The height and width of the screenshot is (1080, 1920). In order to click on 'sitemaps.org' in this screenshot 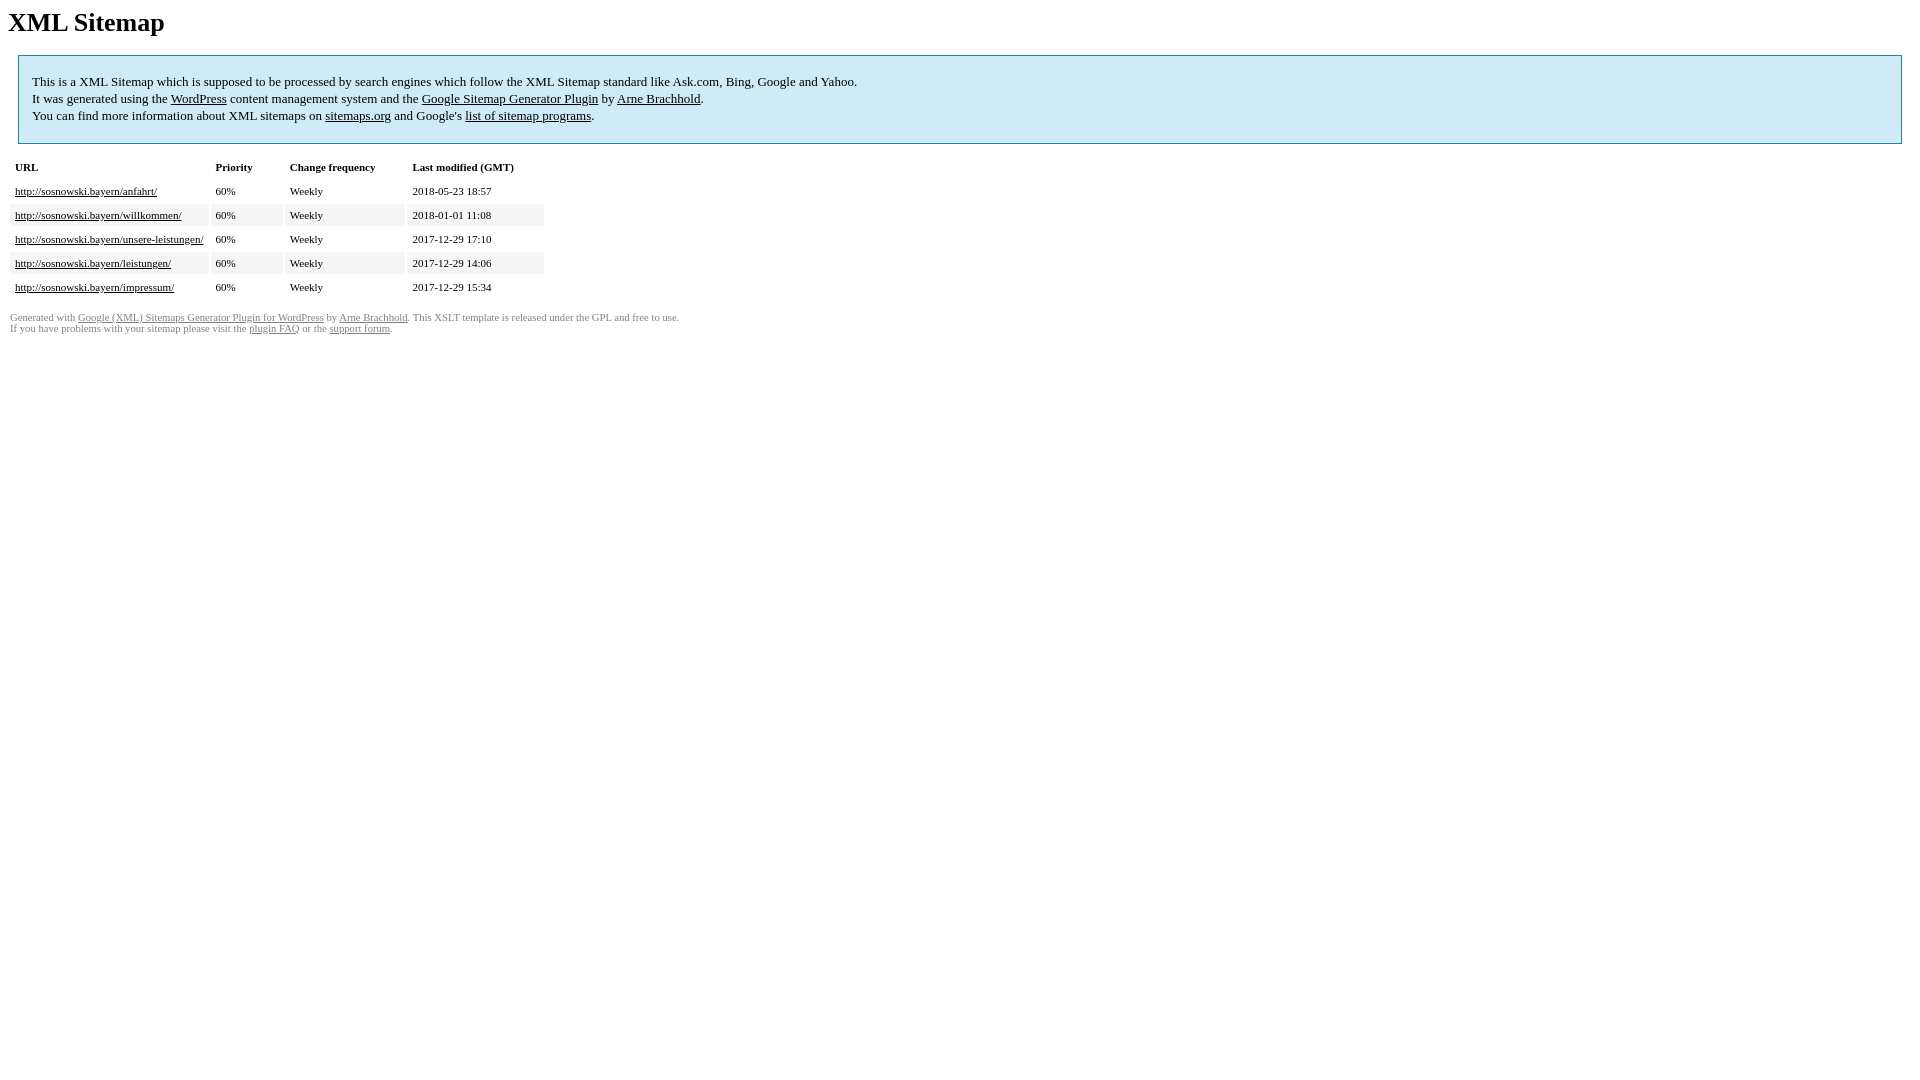, I will do `click(358, 115)`.